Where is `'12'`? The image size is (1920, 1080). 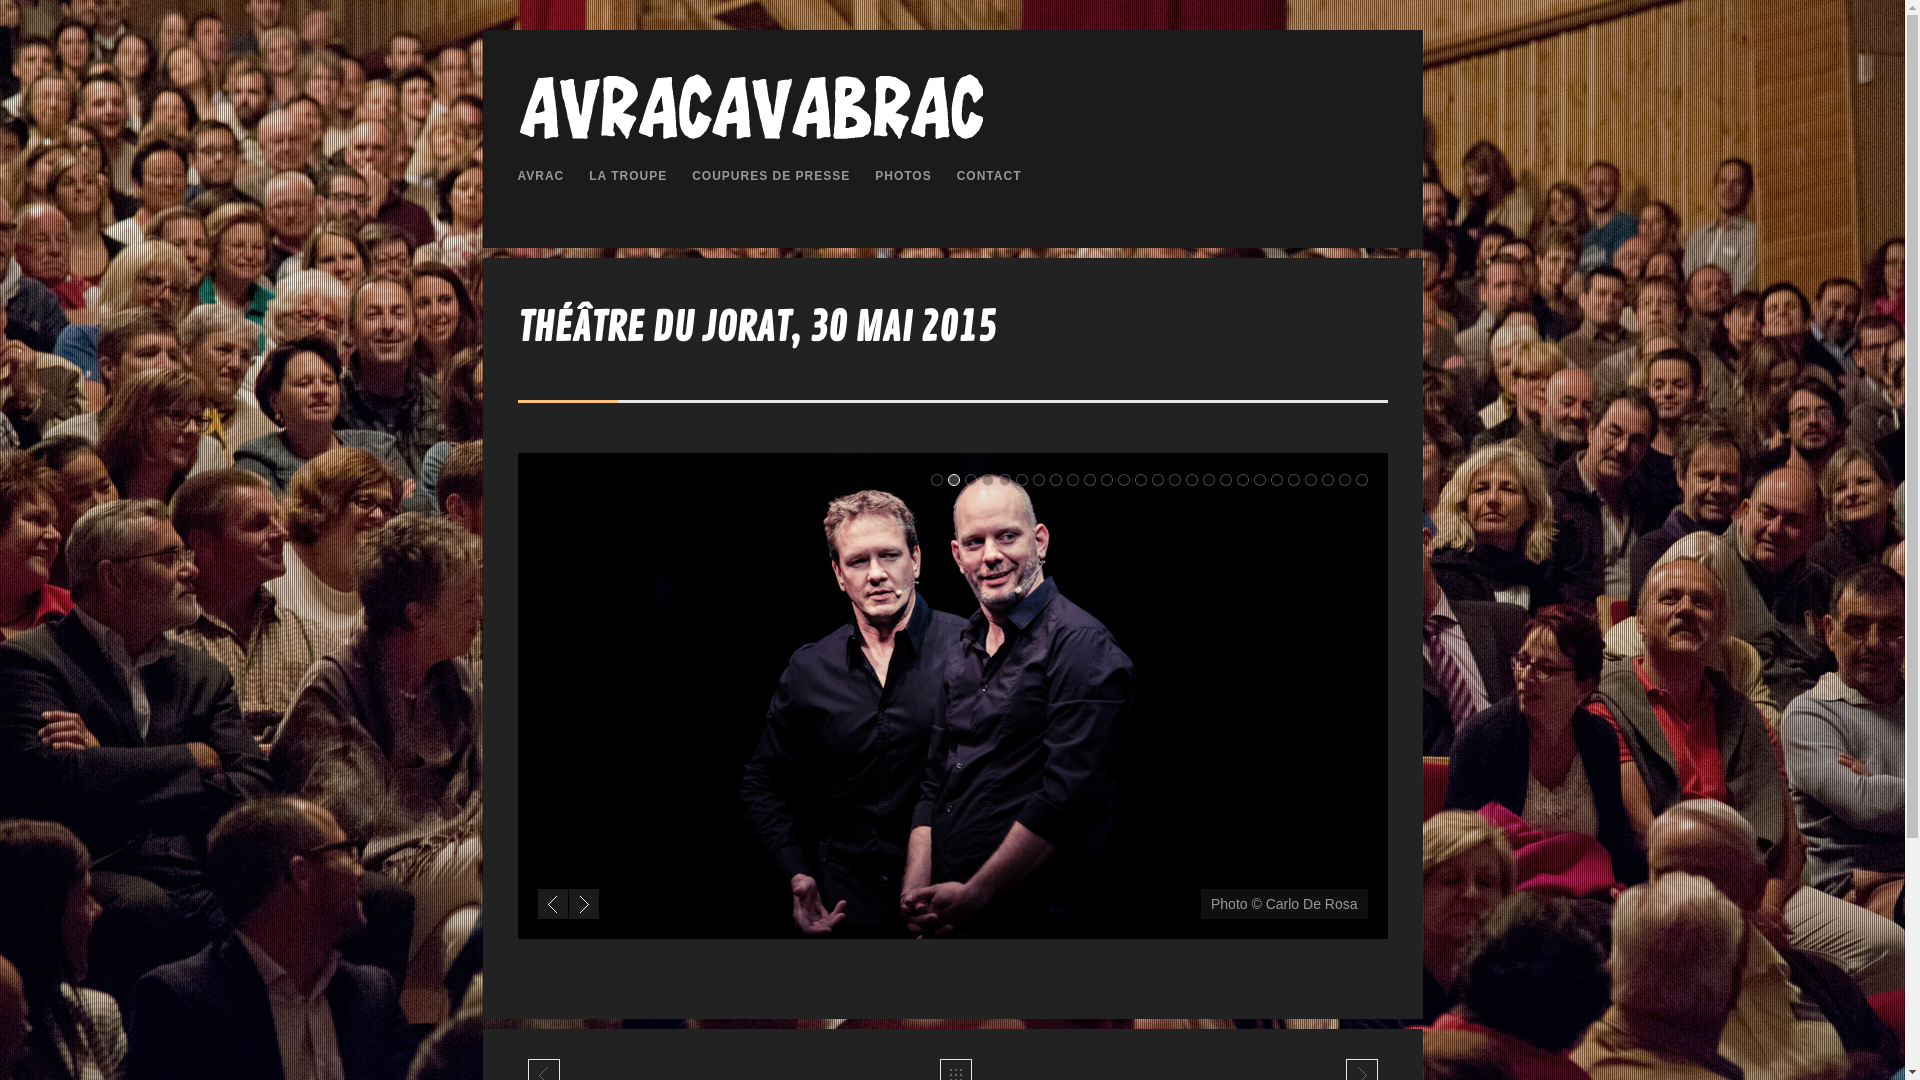
'12' is located at coordinates (1123, 479).